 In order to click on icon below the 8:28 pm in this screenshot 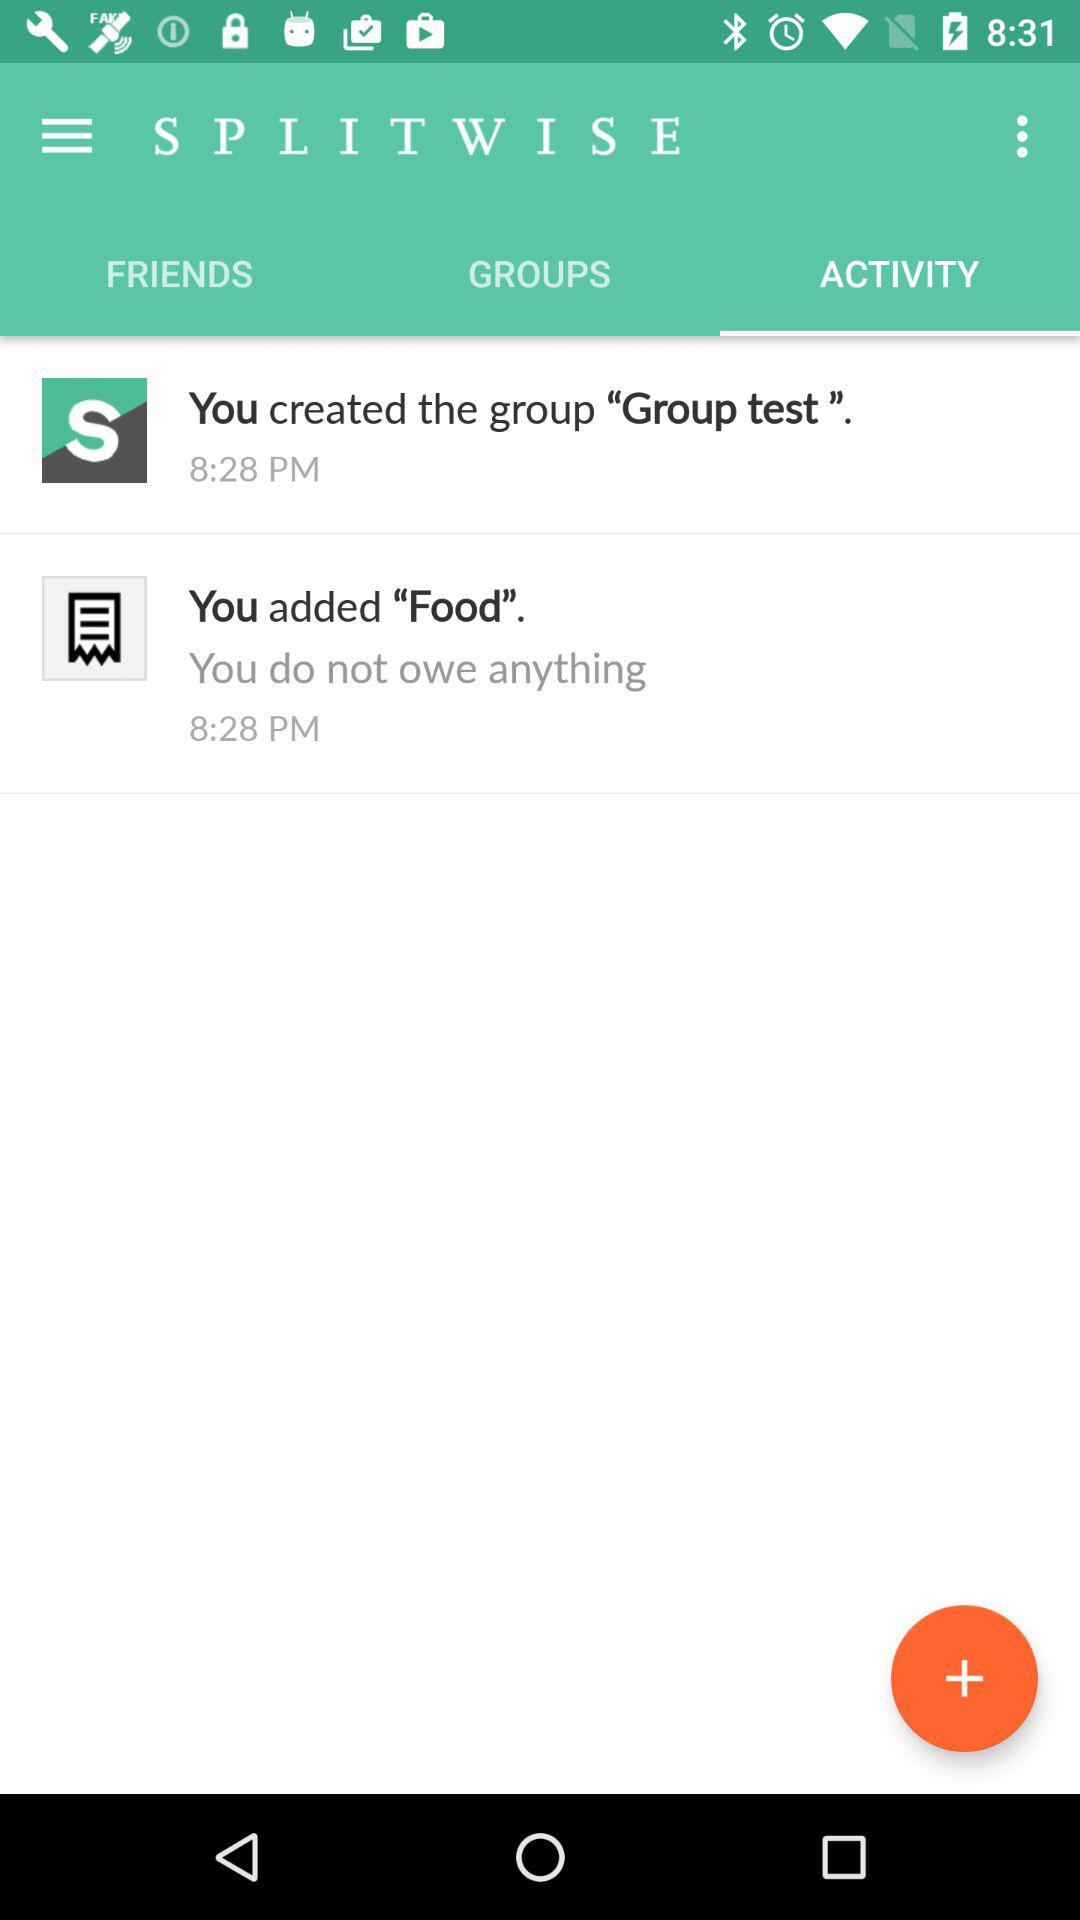, I will do `click(612, 634)`.